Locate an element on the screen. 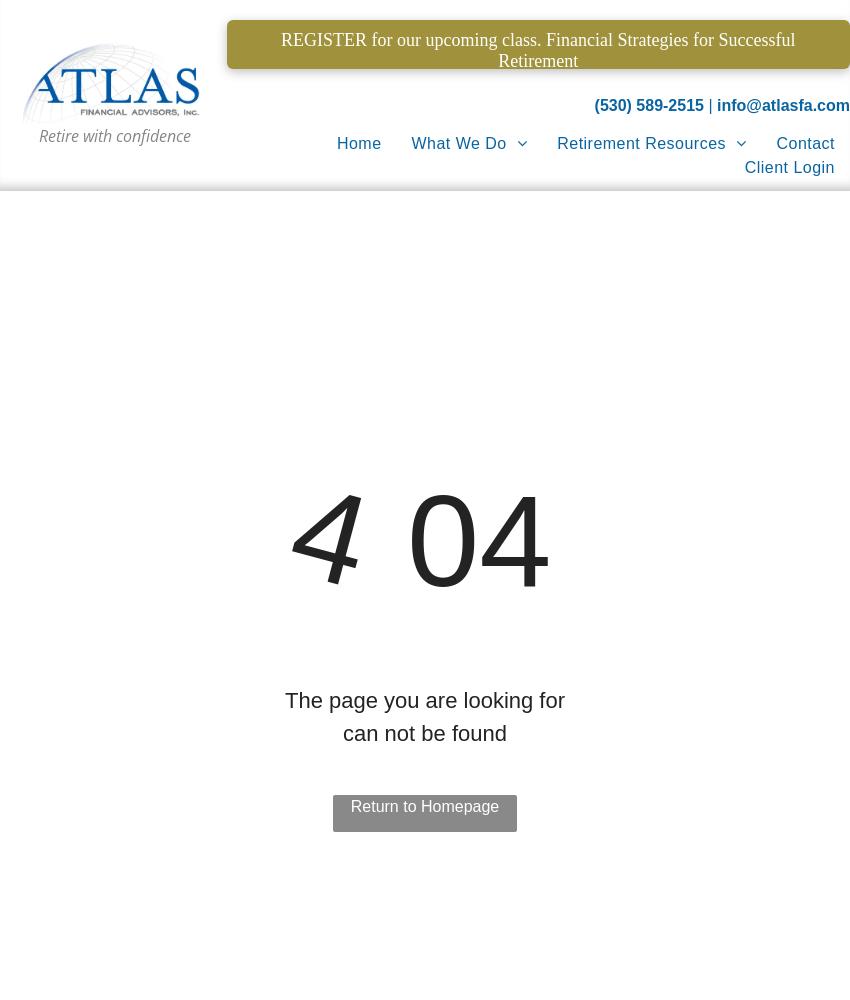  '(' is located at coordinates (593, 104).